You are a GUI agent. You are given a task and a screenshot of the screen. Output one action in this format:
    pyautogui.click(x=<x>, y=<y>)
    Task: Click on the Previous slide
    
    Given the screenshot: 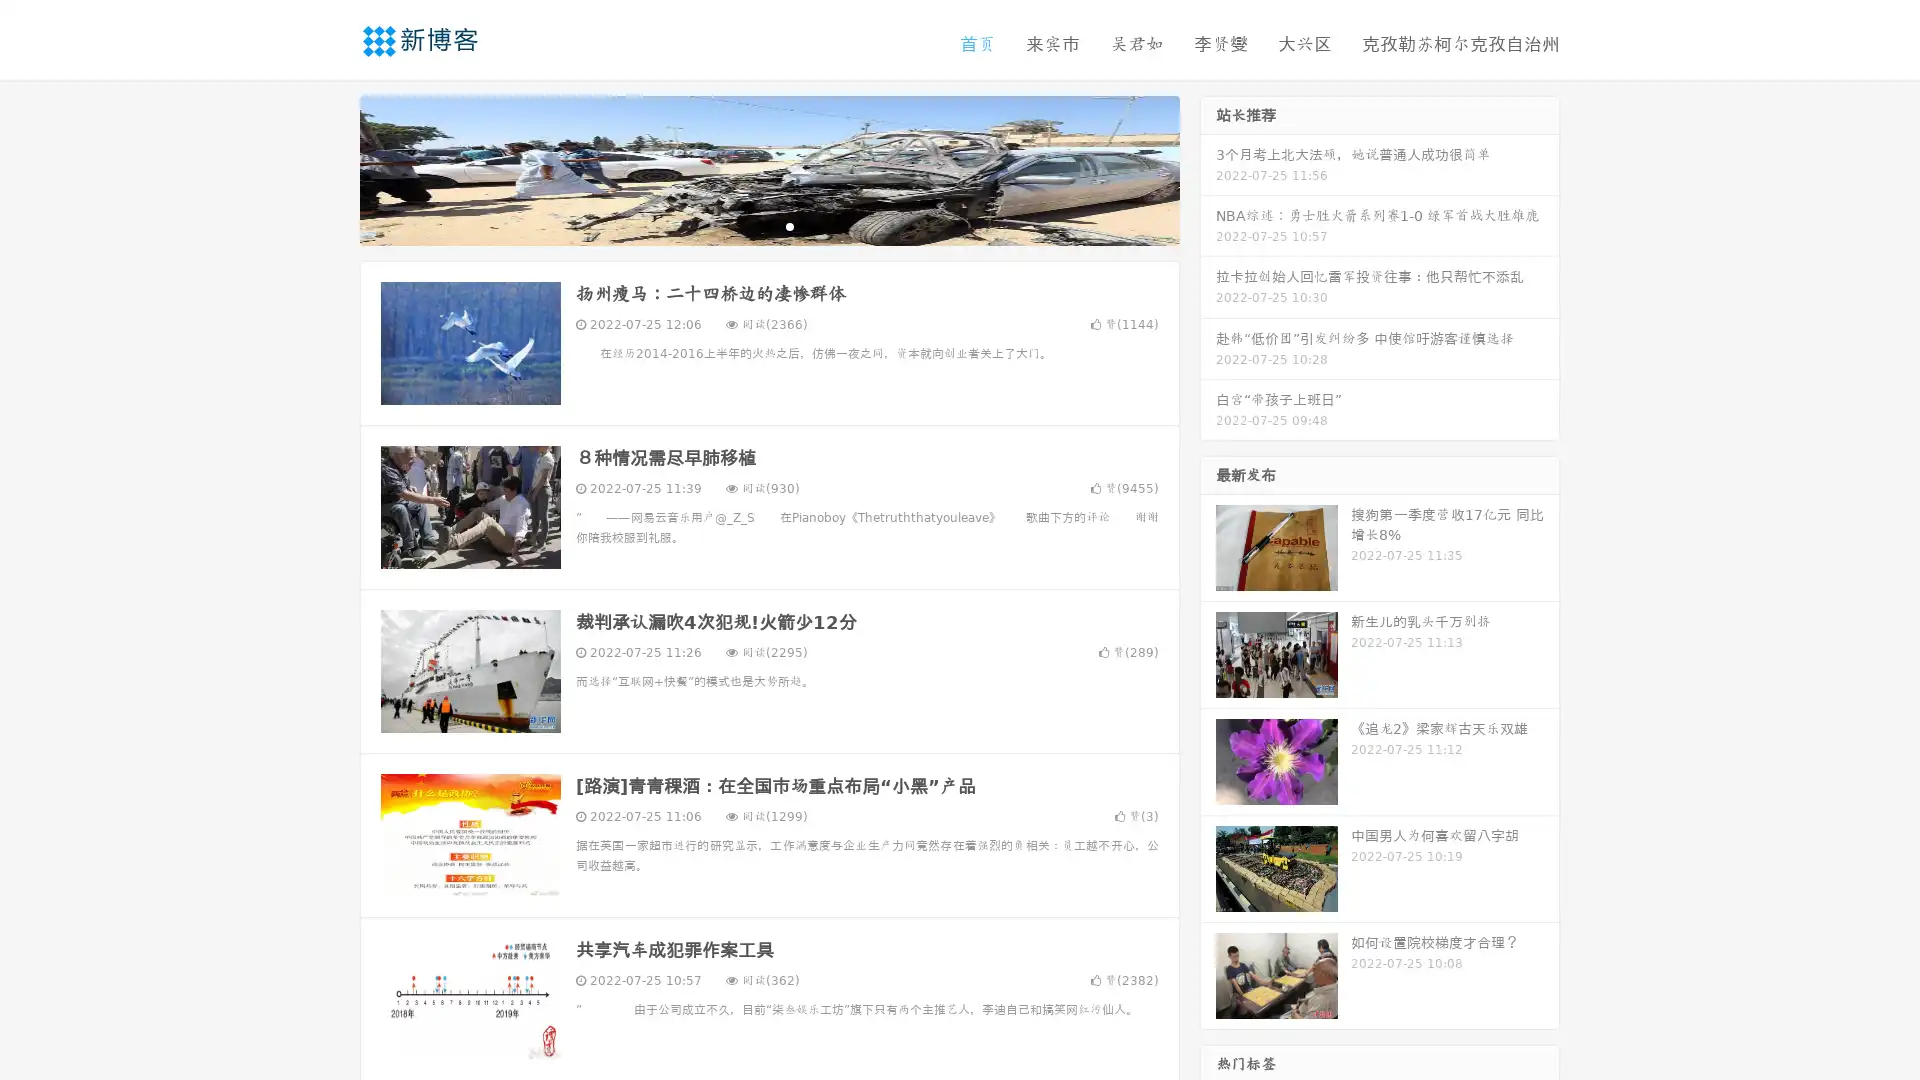 What is the action you would take?
    pyautogui.click(x=330, y=168)
    